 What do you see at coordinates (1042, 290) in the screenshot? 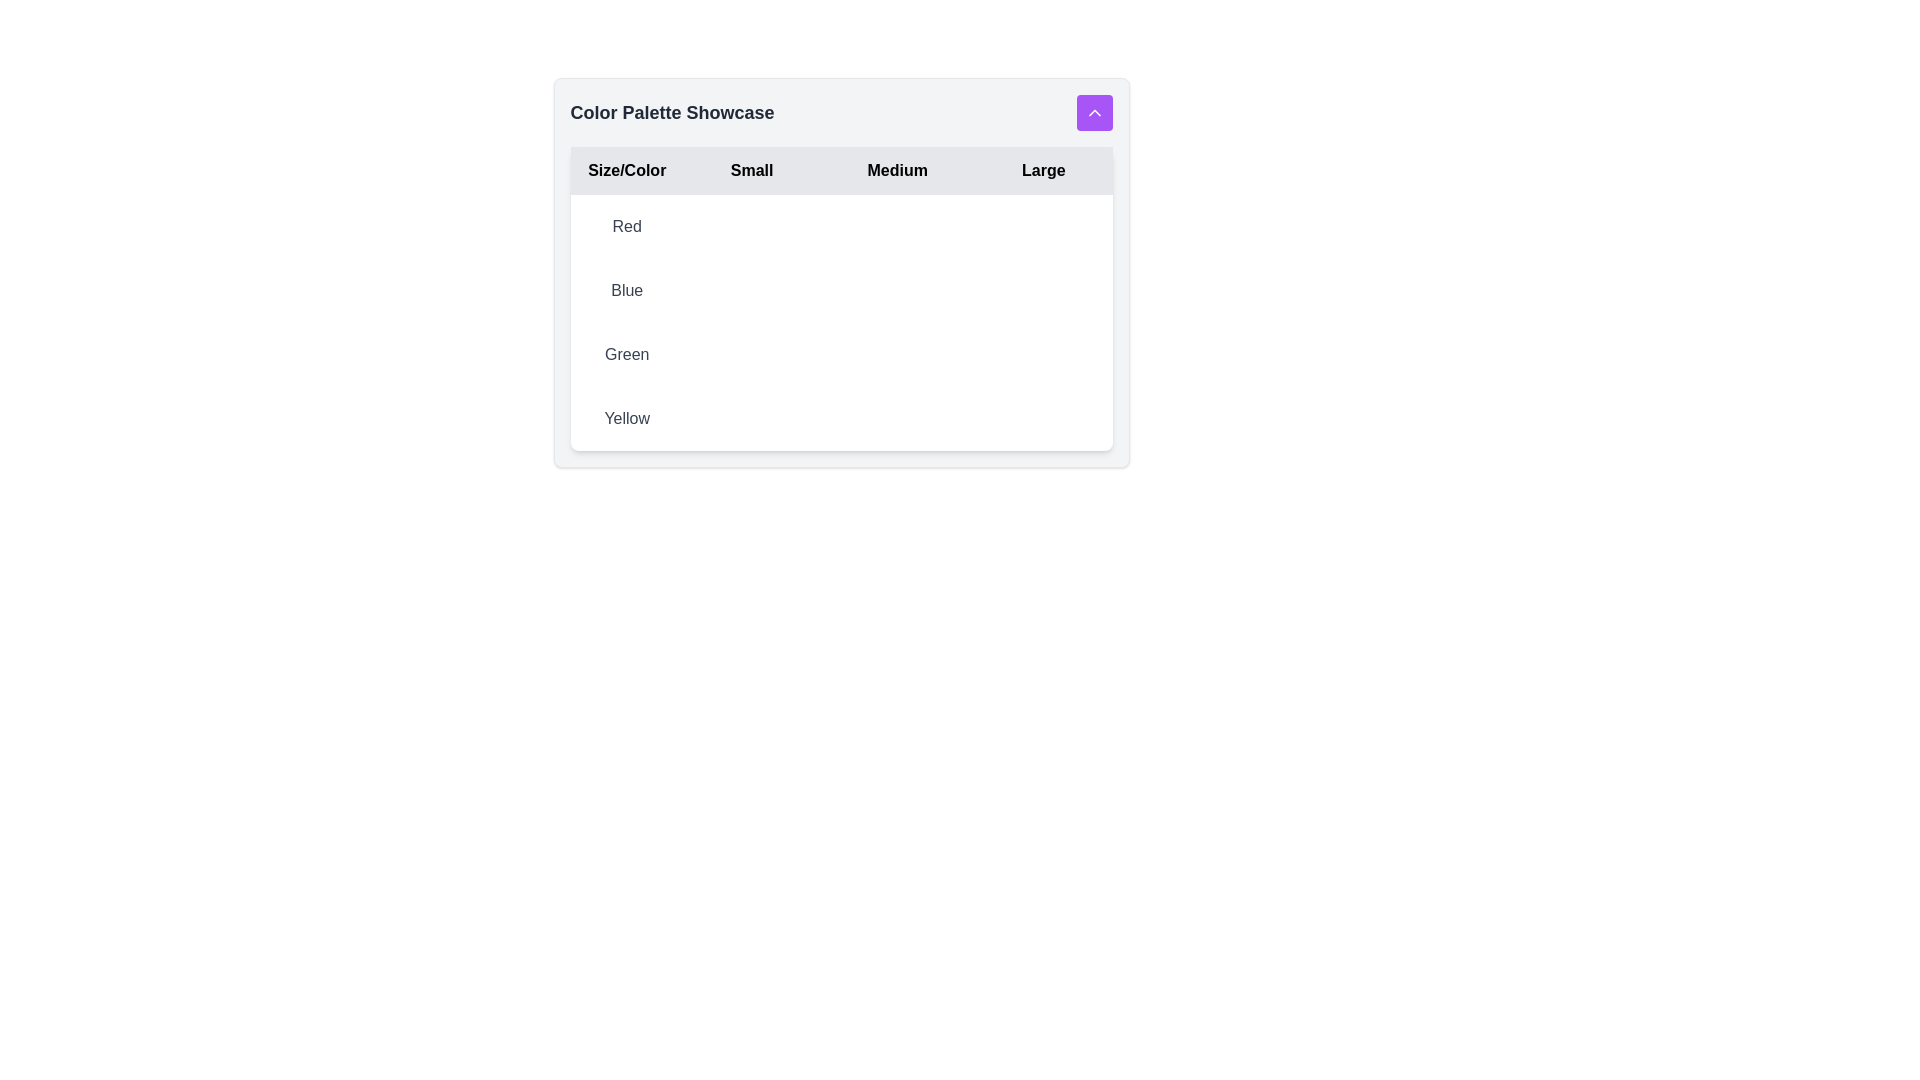
I see `the inactive 'Code Large' button located on the rightmost side of the 'Blue' row, which is the third button representing the 'Large' size category` at bounding box center [1042, 290].